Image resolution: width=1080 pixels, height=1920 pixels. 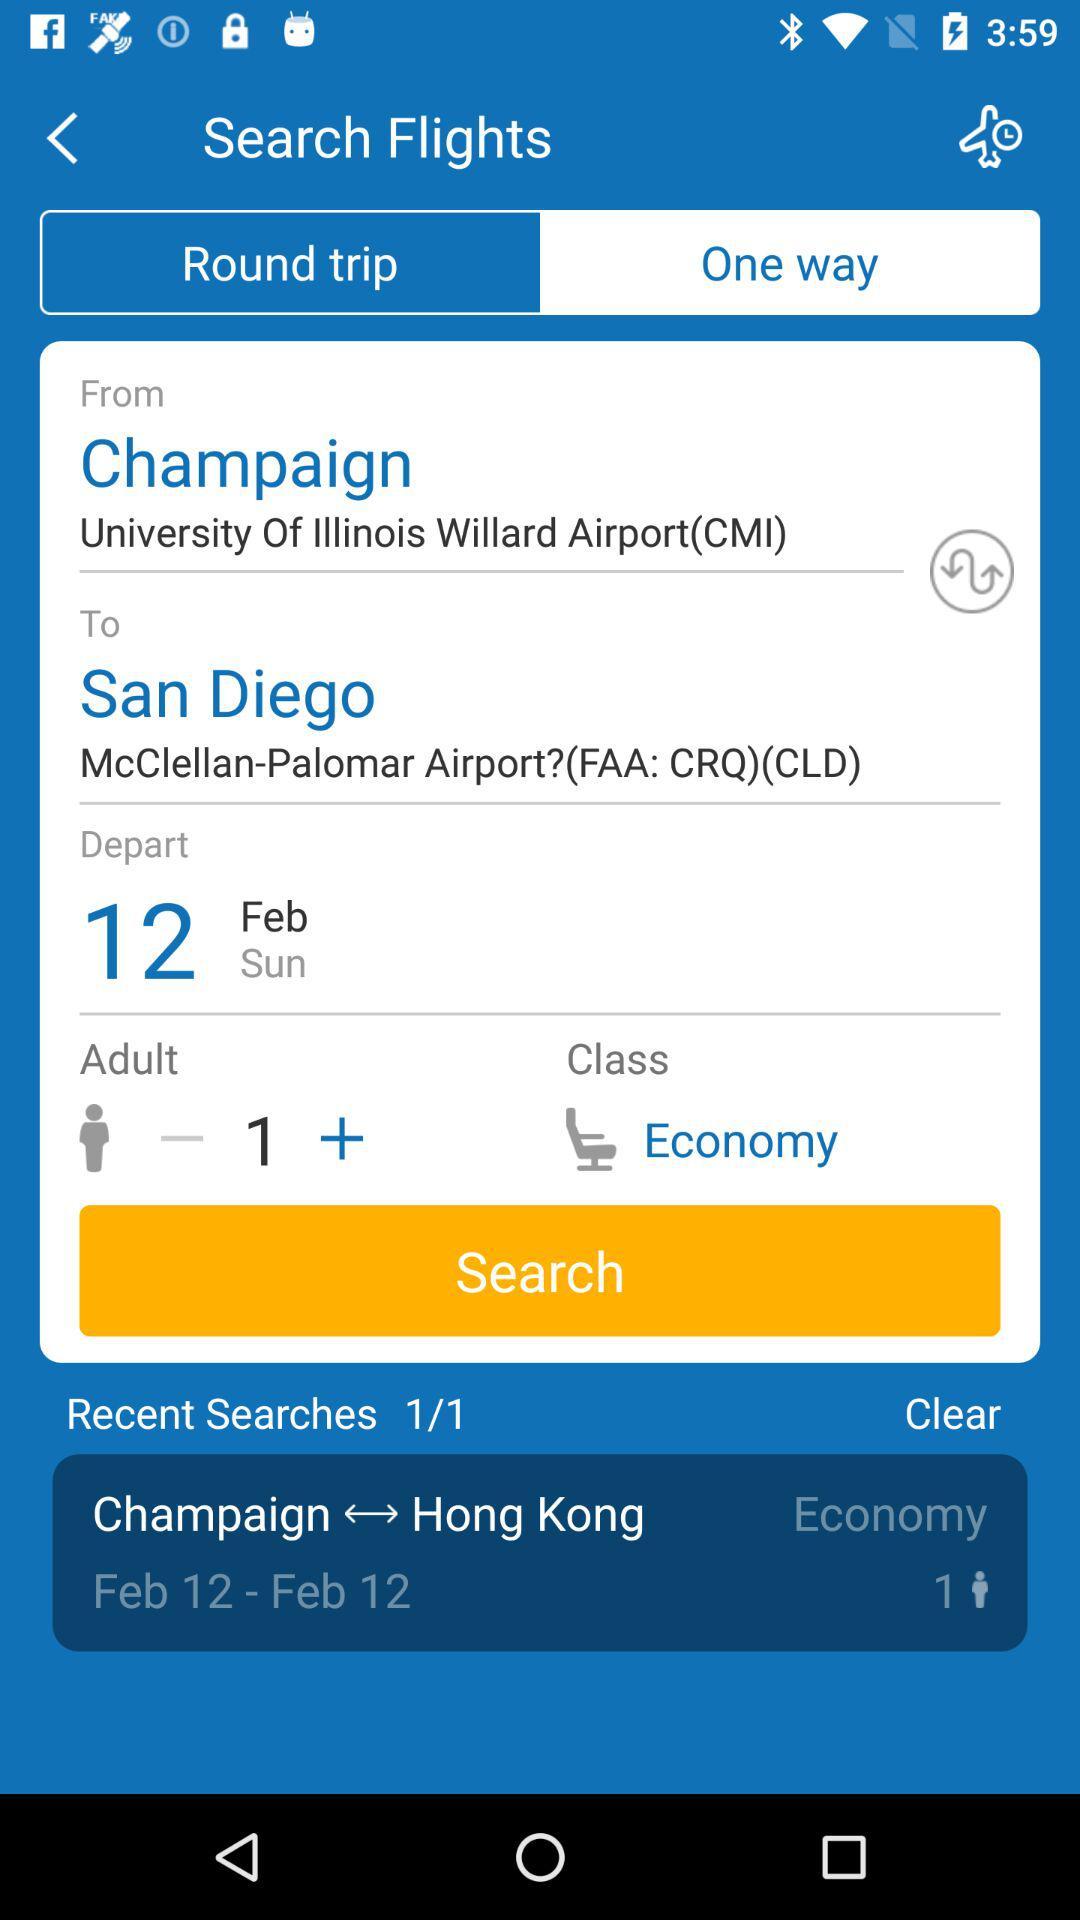 What do you see at coordinates (189, 1138) in the screenshot?
I see `item next to 1 icon` at bounding box center [189, 1138].